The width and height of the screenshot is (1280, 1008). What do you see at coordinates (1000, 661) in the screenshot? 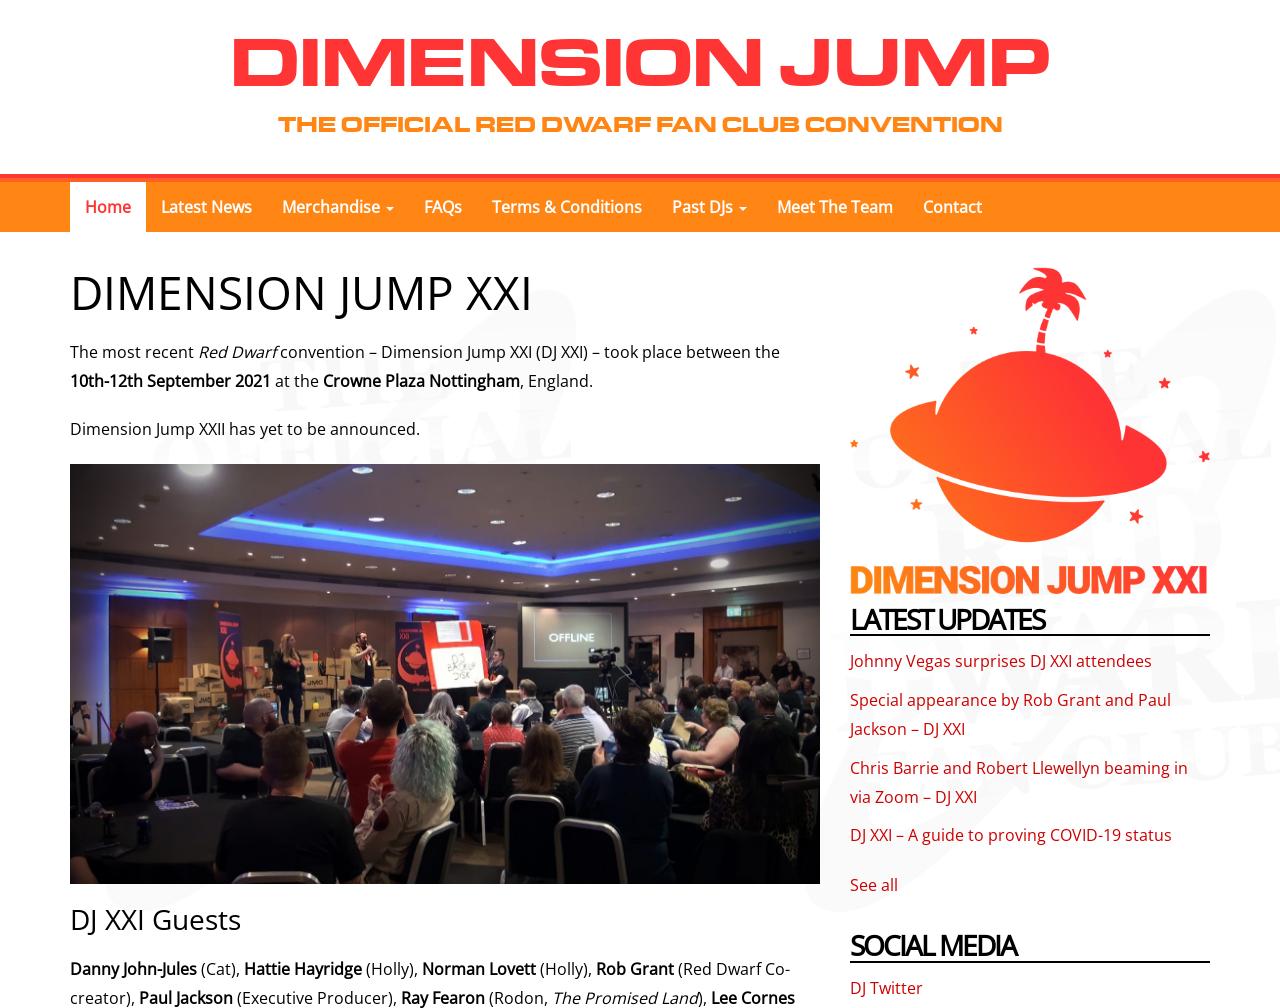
I see `'Johnny Vegas surprises DJ XXI attendees'` at bounding box center [1000, 661].